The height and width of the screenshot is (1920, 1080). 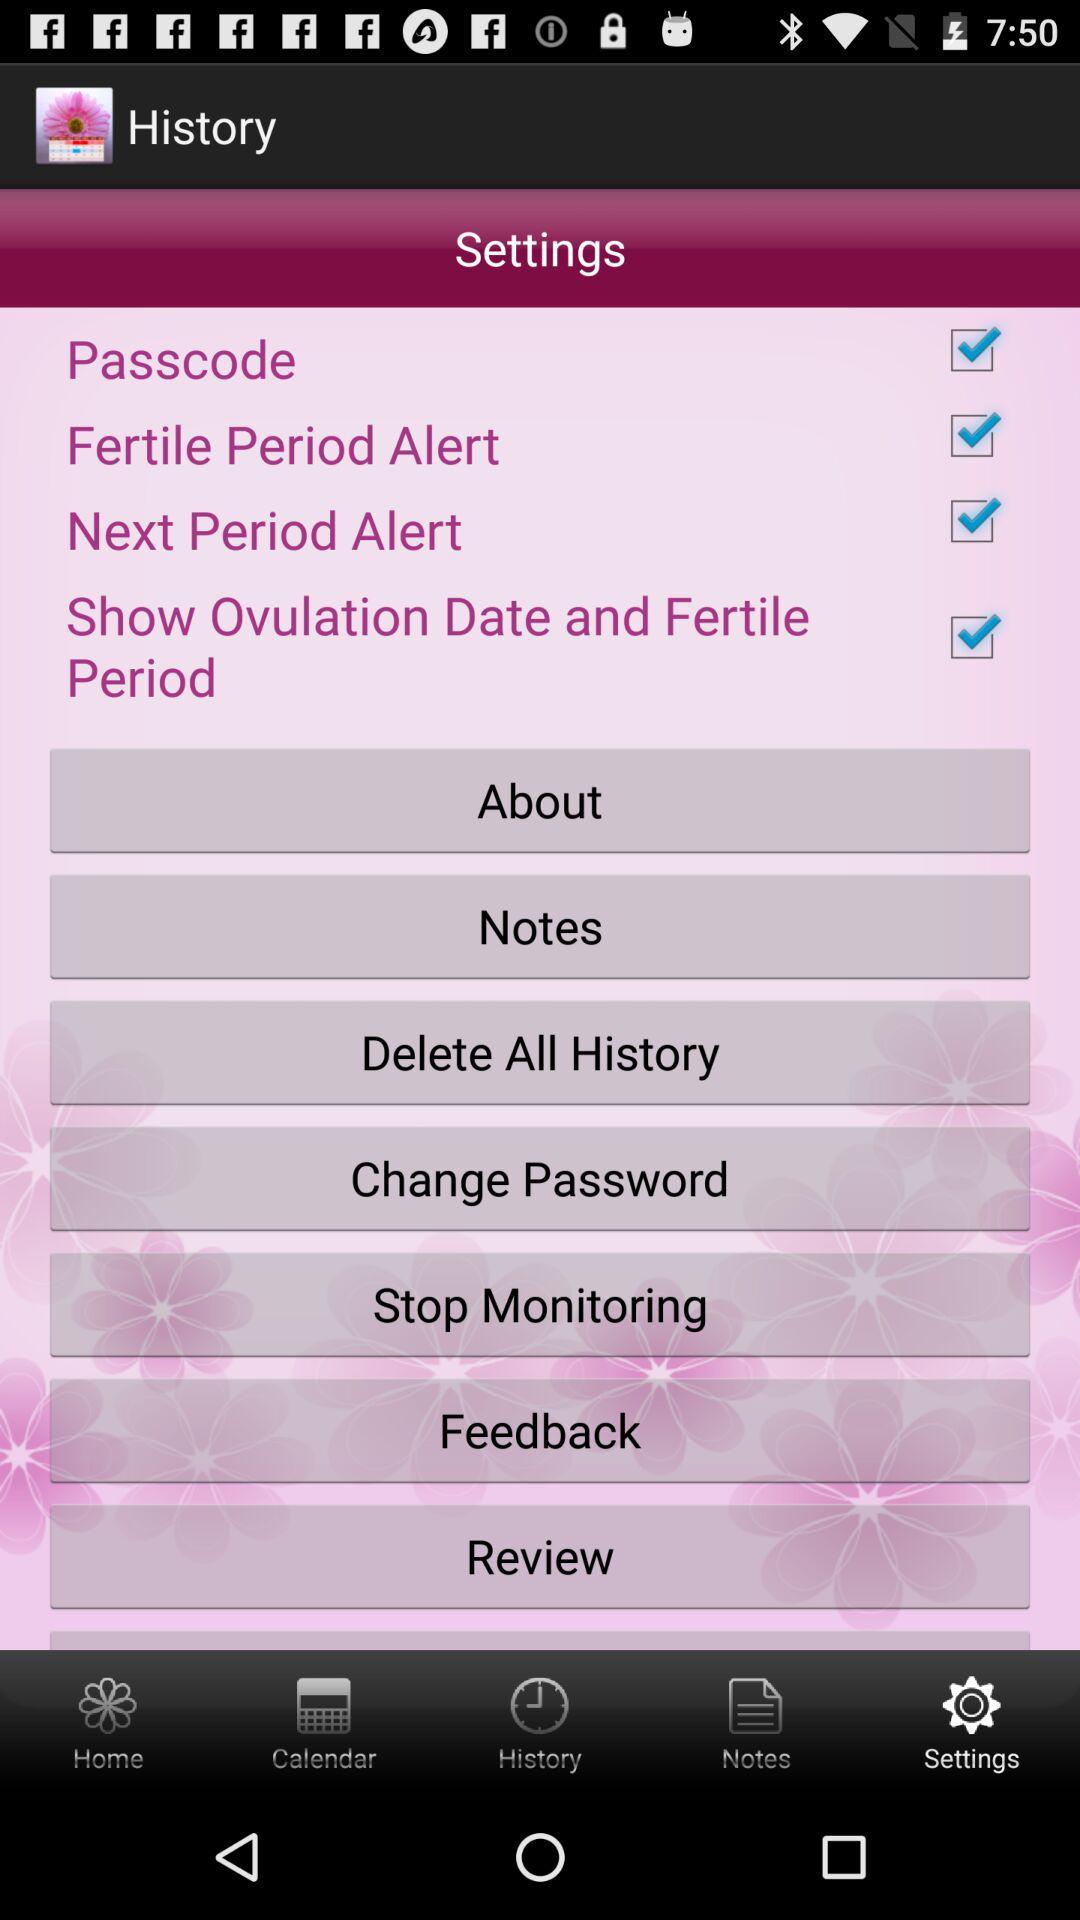 What do you see at coordinates (540, 1051) in the screenshot?
I see `the icon above change password button` at bounding box center [540, 1051].